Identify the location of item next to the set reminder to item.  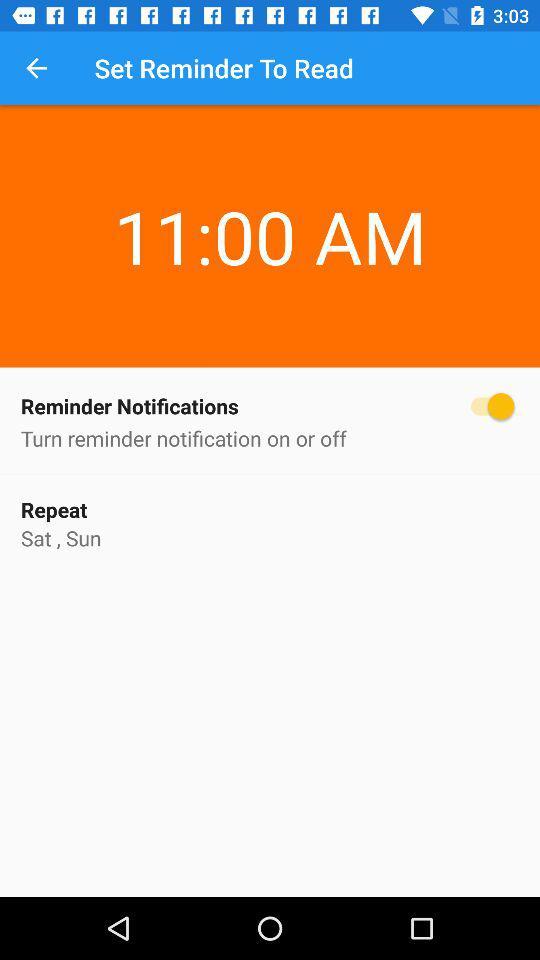
(36, 68).